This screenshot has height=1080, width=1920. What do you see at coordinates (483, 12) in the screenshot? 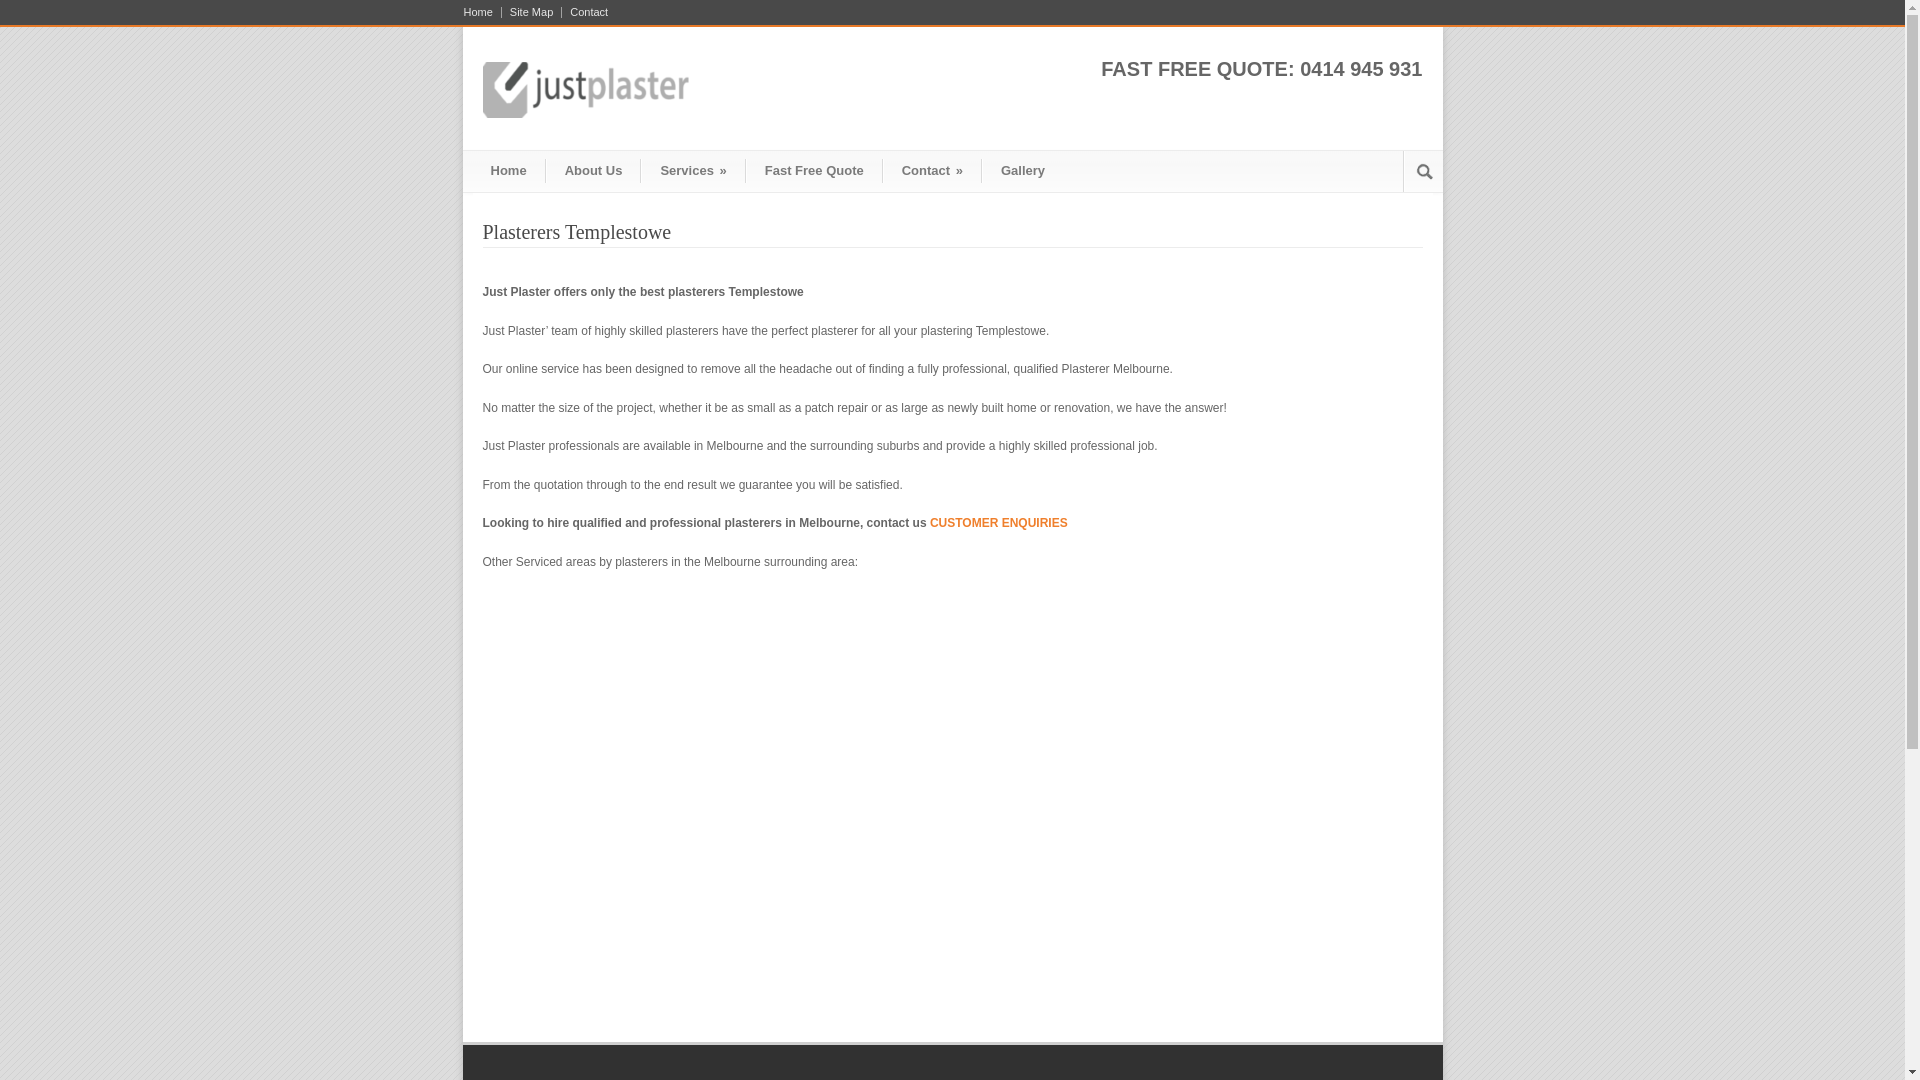
I see `'Home'` at bounding box center [483, 12].